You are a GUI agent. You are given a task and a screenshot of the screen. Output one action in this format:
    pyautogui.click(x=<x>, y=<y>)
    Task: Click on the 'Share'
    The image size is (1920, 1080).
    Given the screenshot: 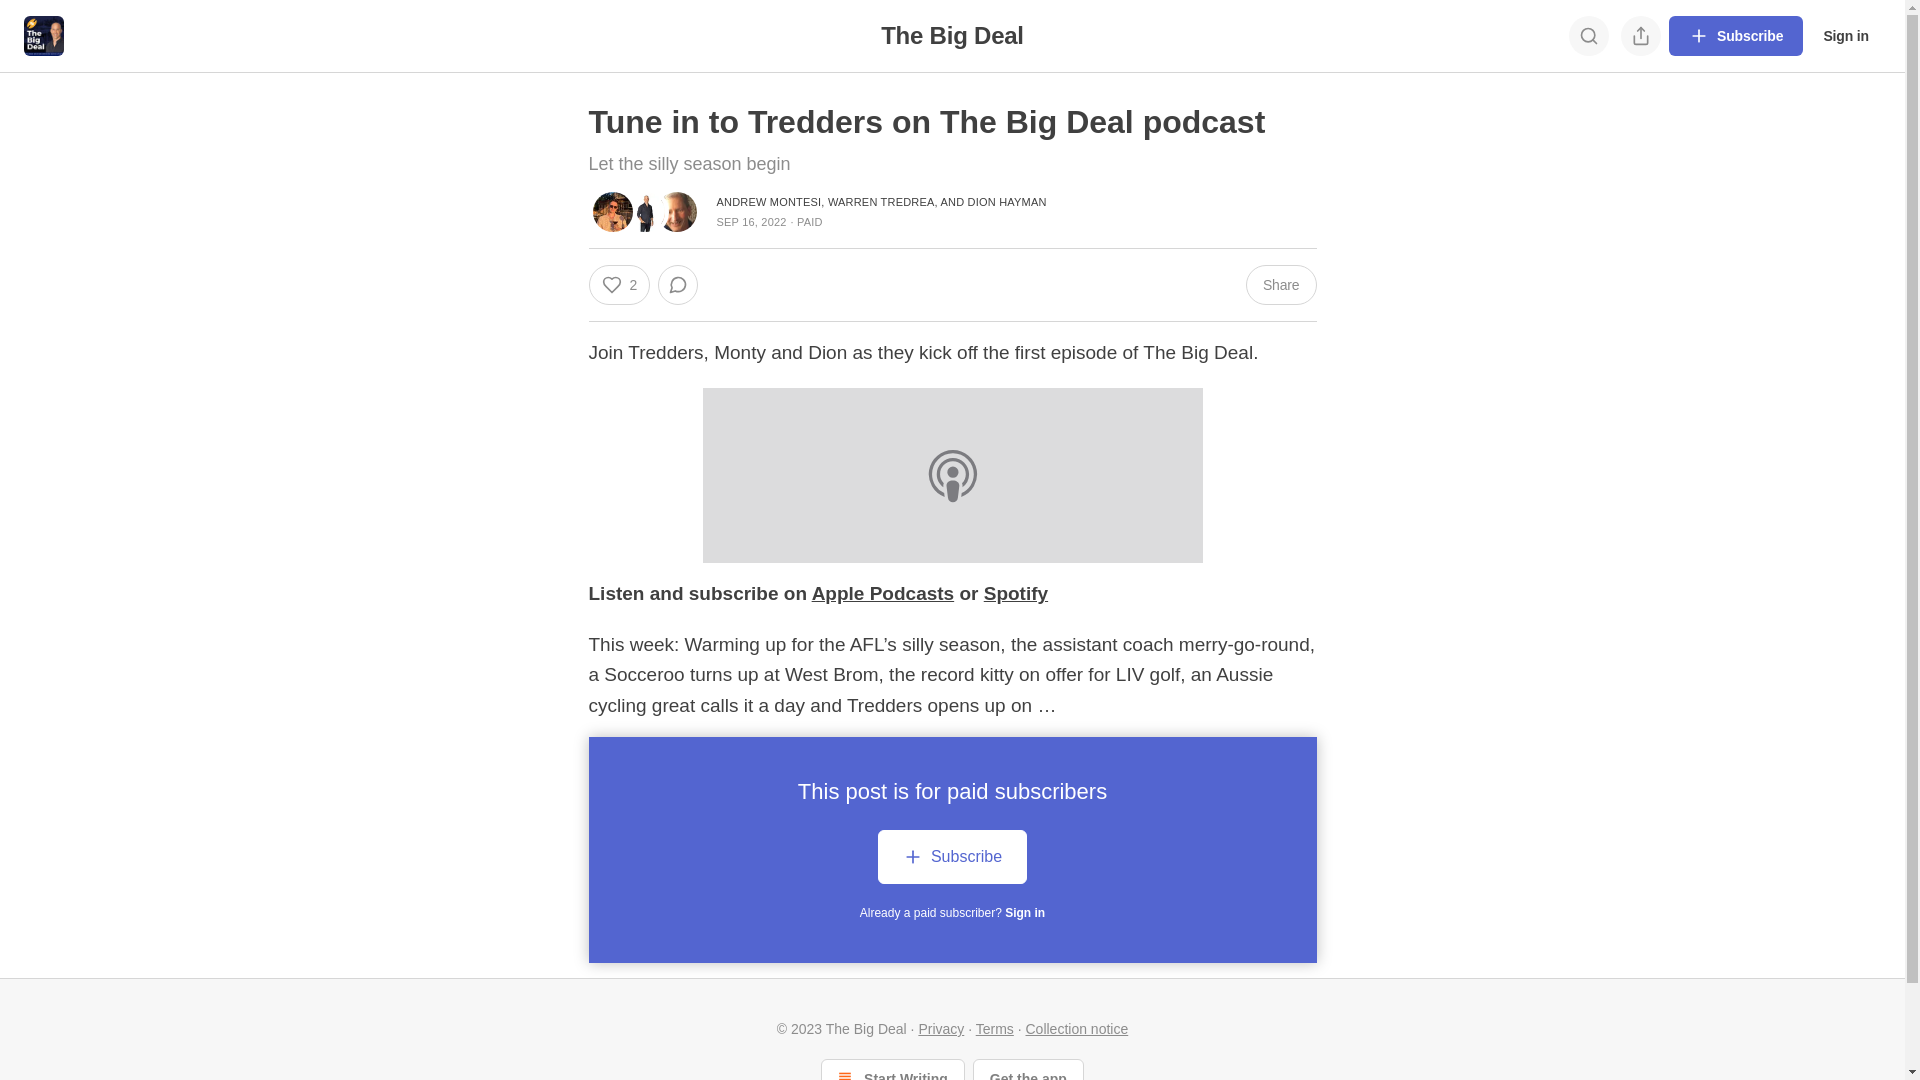 What is the action you would take?
    pyautogui.click(x=1245, y=285)
    